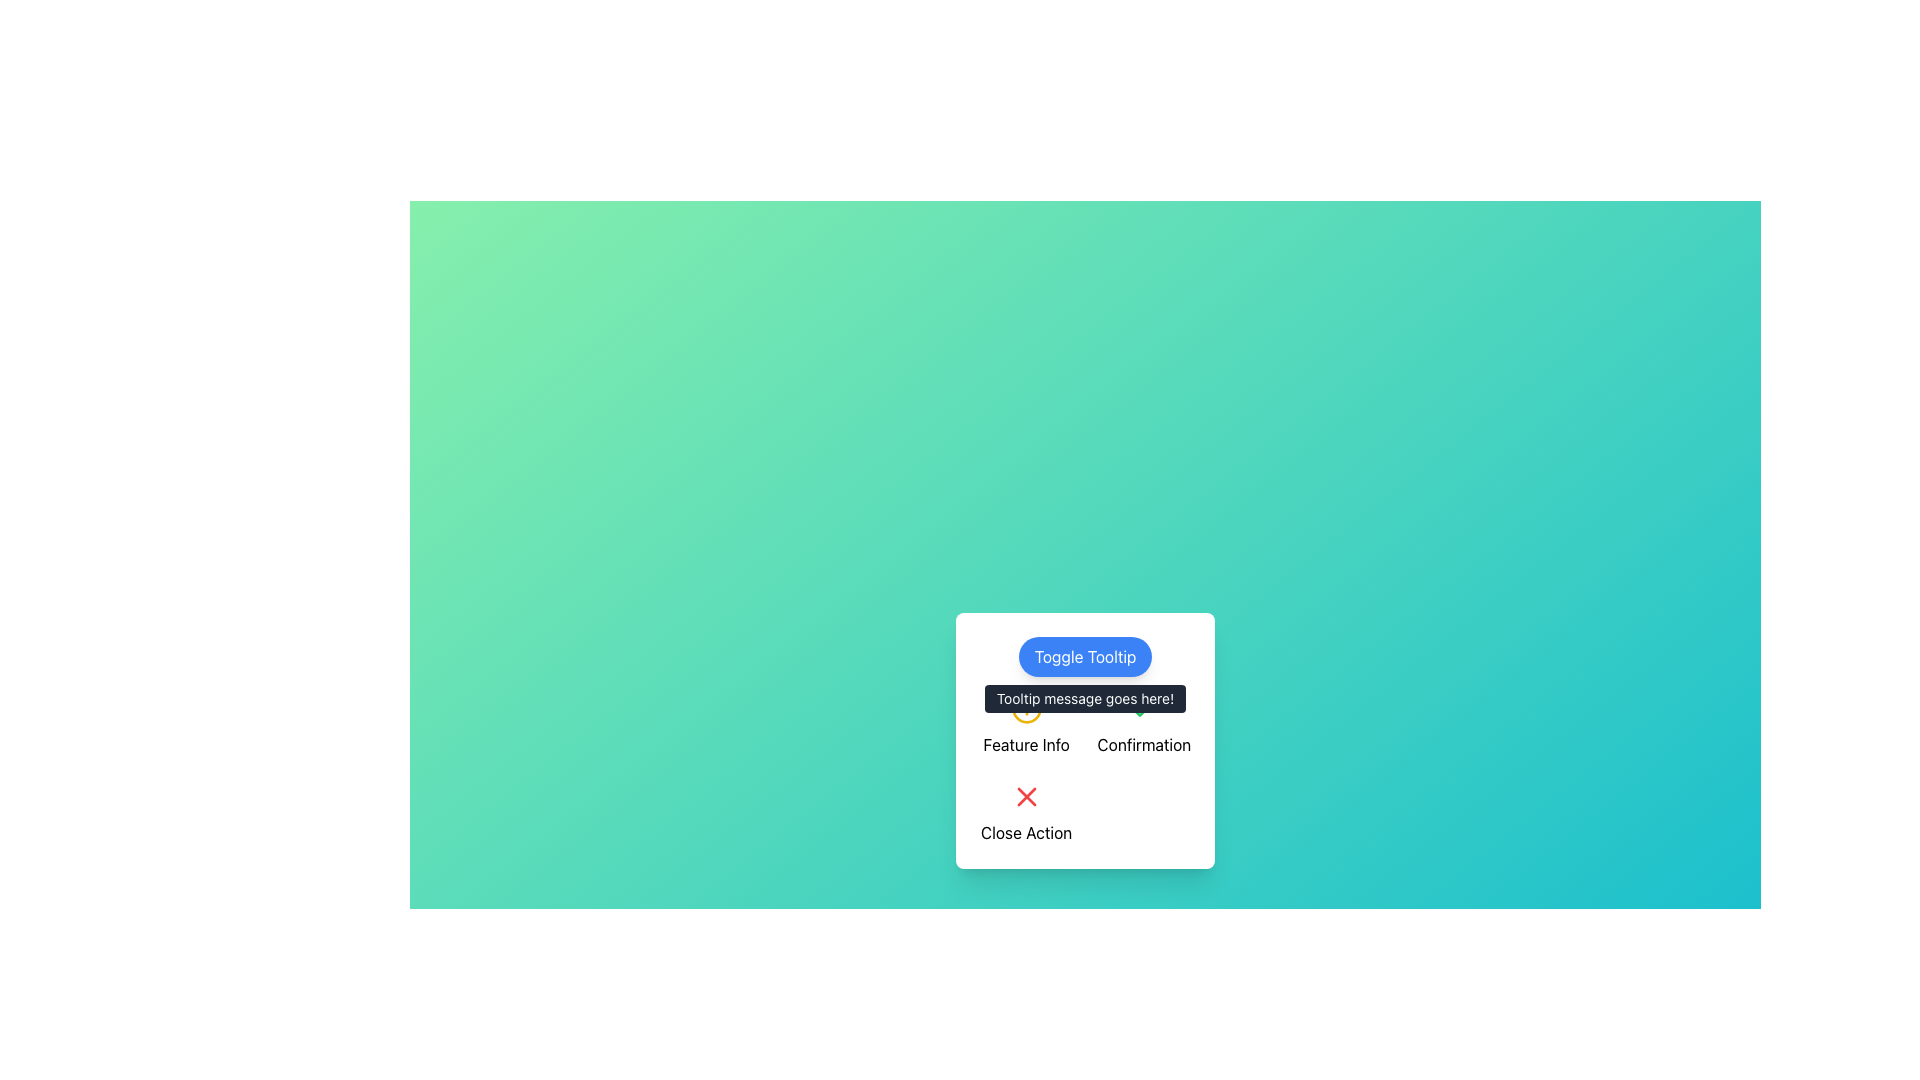 Image resolution: width=1920 pixels, height=1080 pixels. I want to click on static text label positioned centrally beneath the red 'X' icon in the dialog box, which indicates its purpose as a close action, so click(1026, 833).